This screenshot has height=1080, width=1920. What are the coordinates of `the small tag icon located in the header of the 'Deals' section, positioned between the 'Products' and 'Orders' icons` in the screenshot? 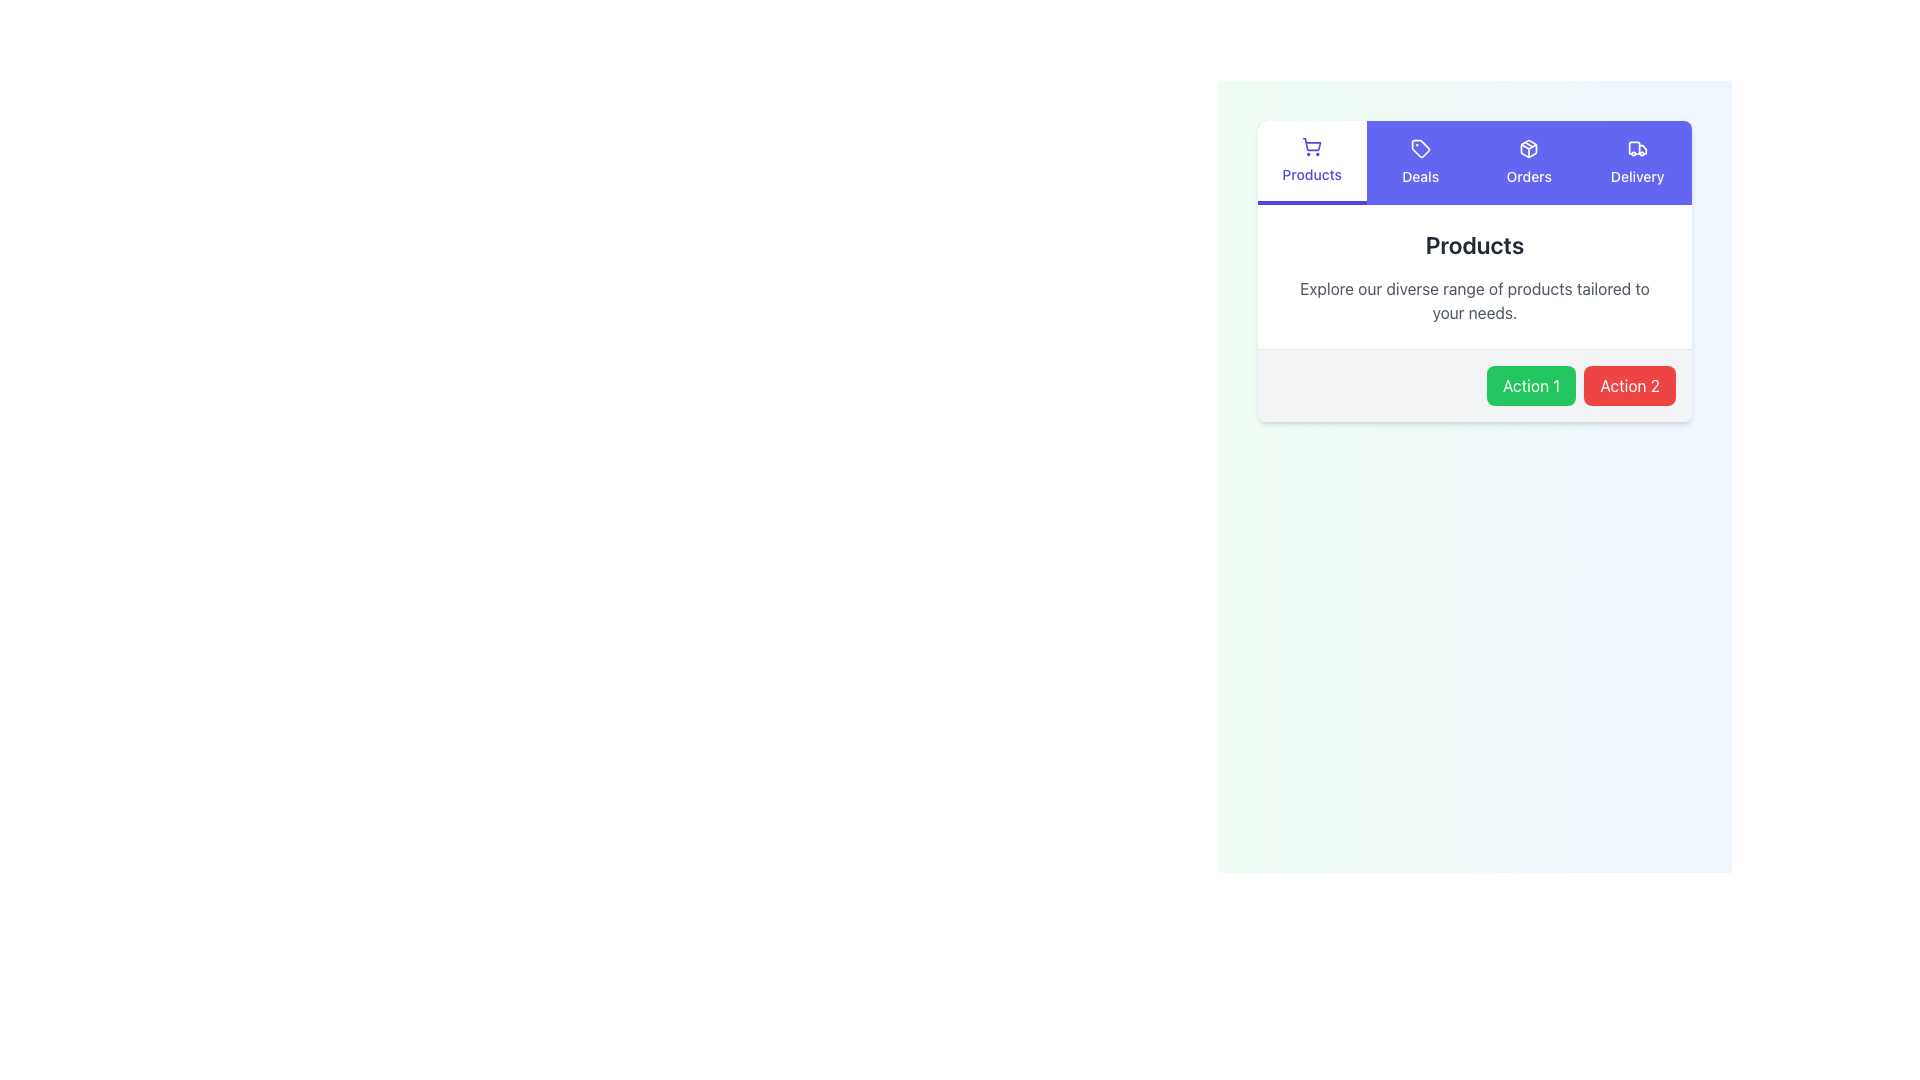 It's located at (1419, 148).